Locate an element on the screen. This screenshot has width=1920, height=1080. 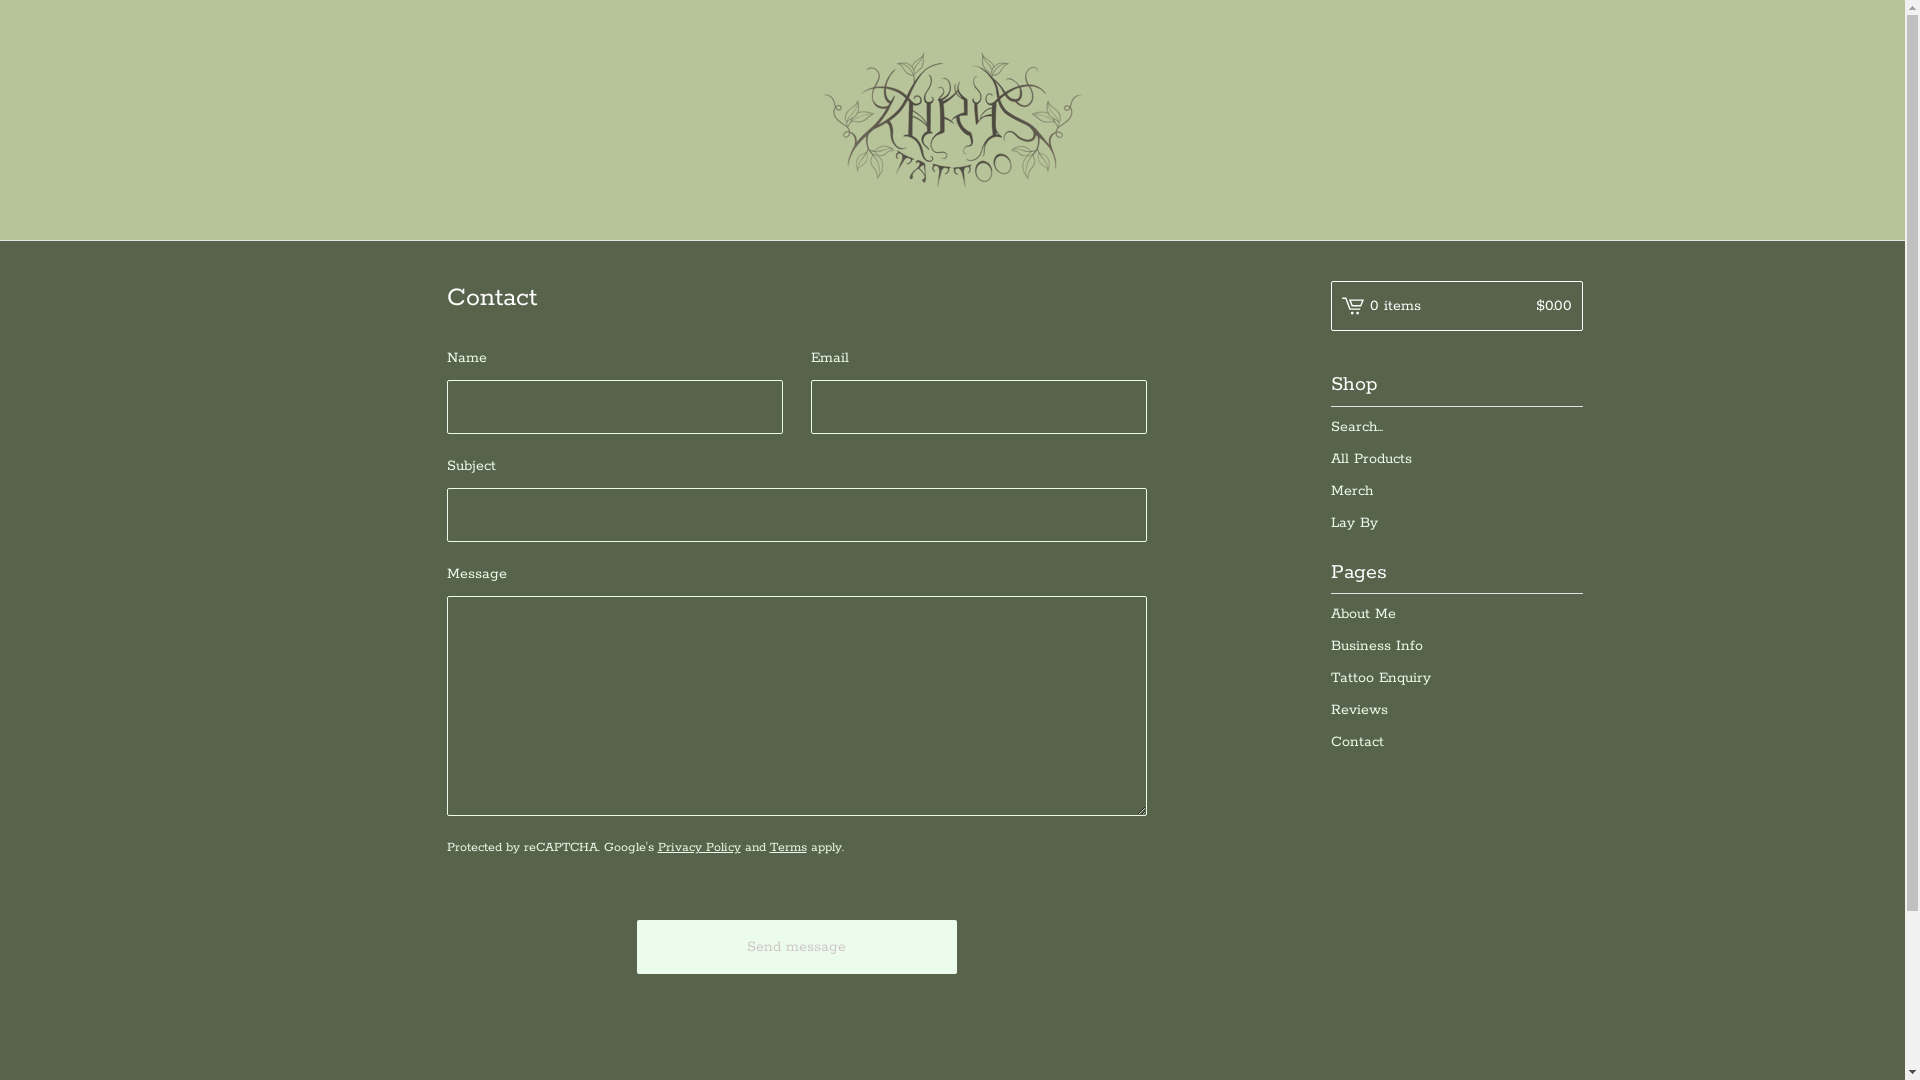
'All Products' is located at coordinates (1329, 459).